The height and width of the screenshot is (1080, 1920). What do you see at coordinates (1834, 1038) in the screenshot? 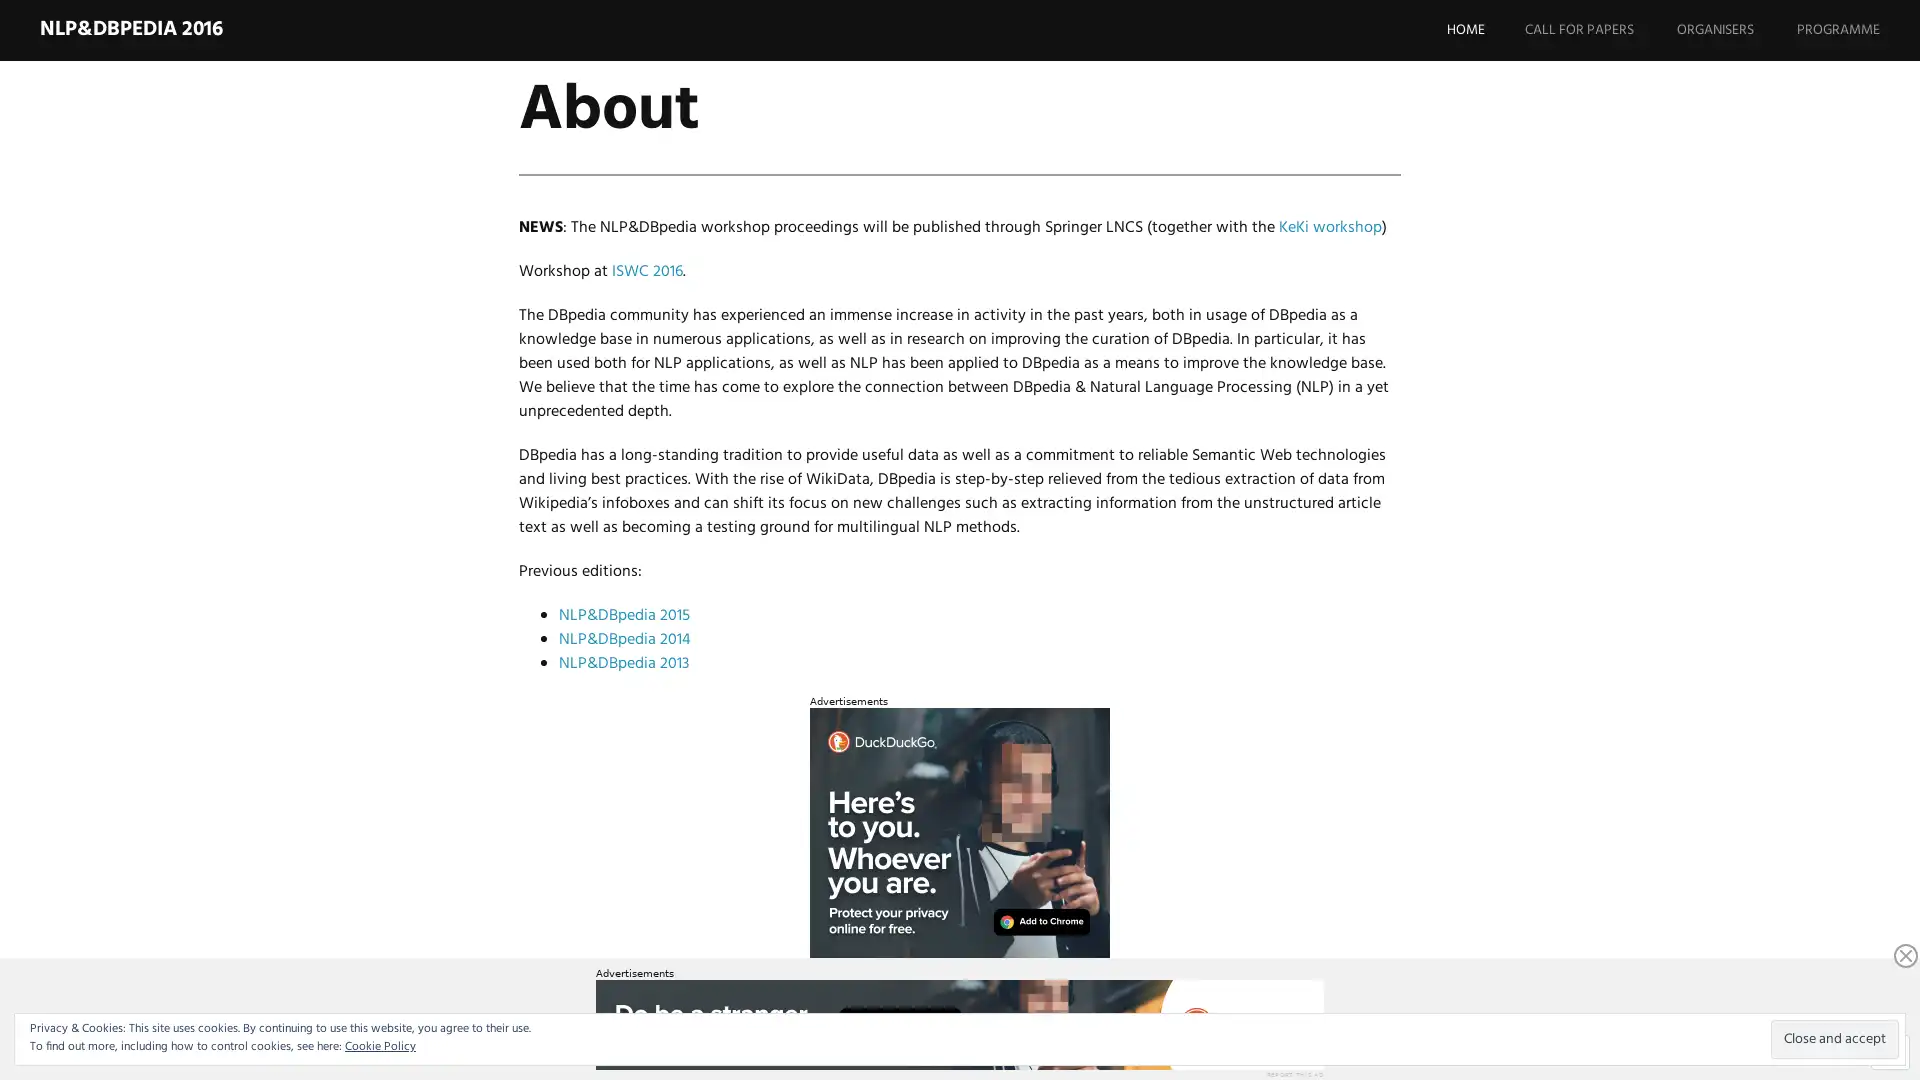
I see `Close and accept` at bounding box center [1834, 1038].